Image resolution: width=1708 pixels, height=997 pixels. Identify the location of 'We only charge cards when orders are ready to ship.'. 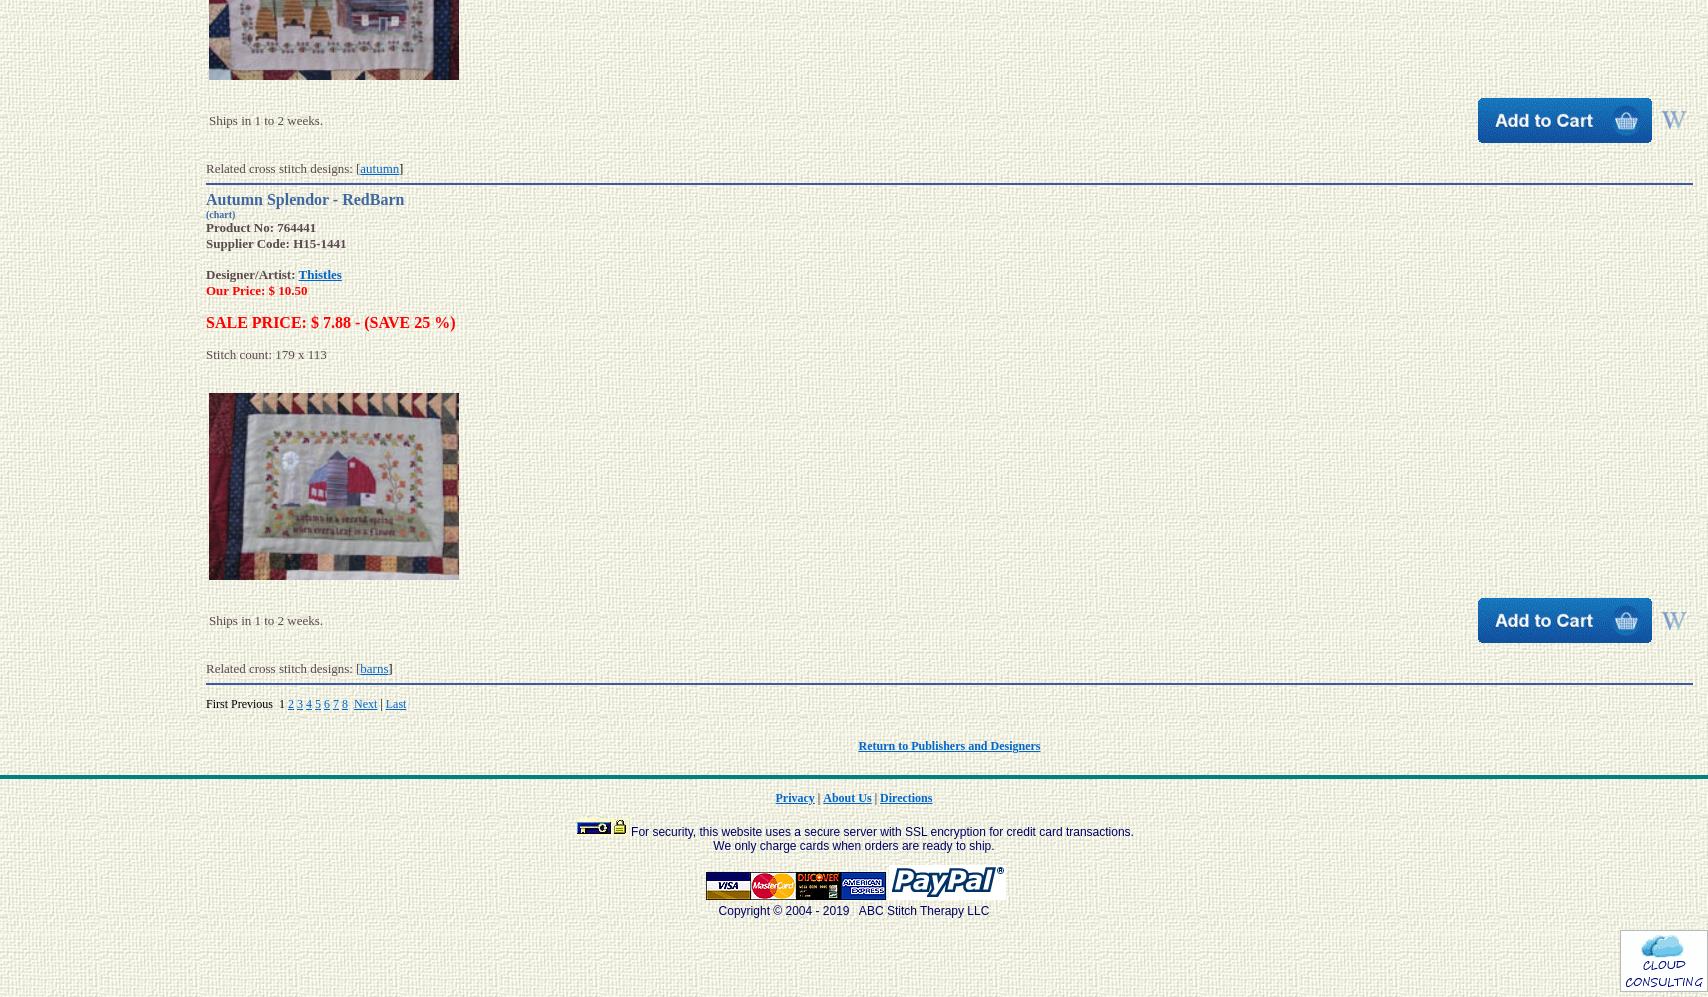
(712, 845).